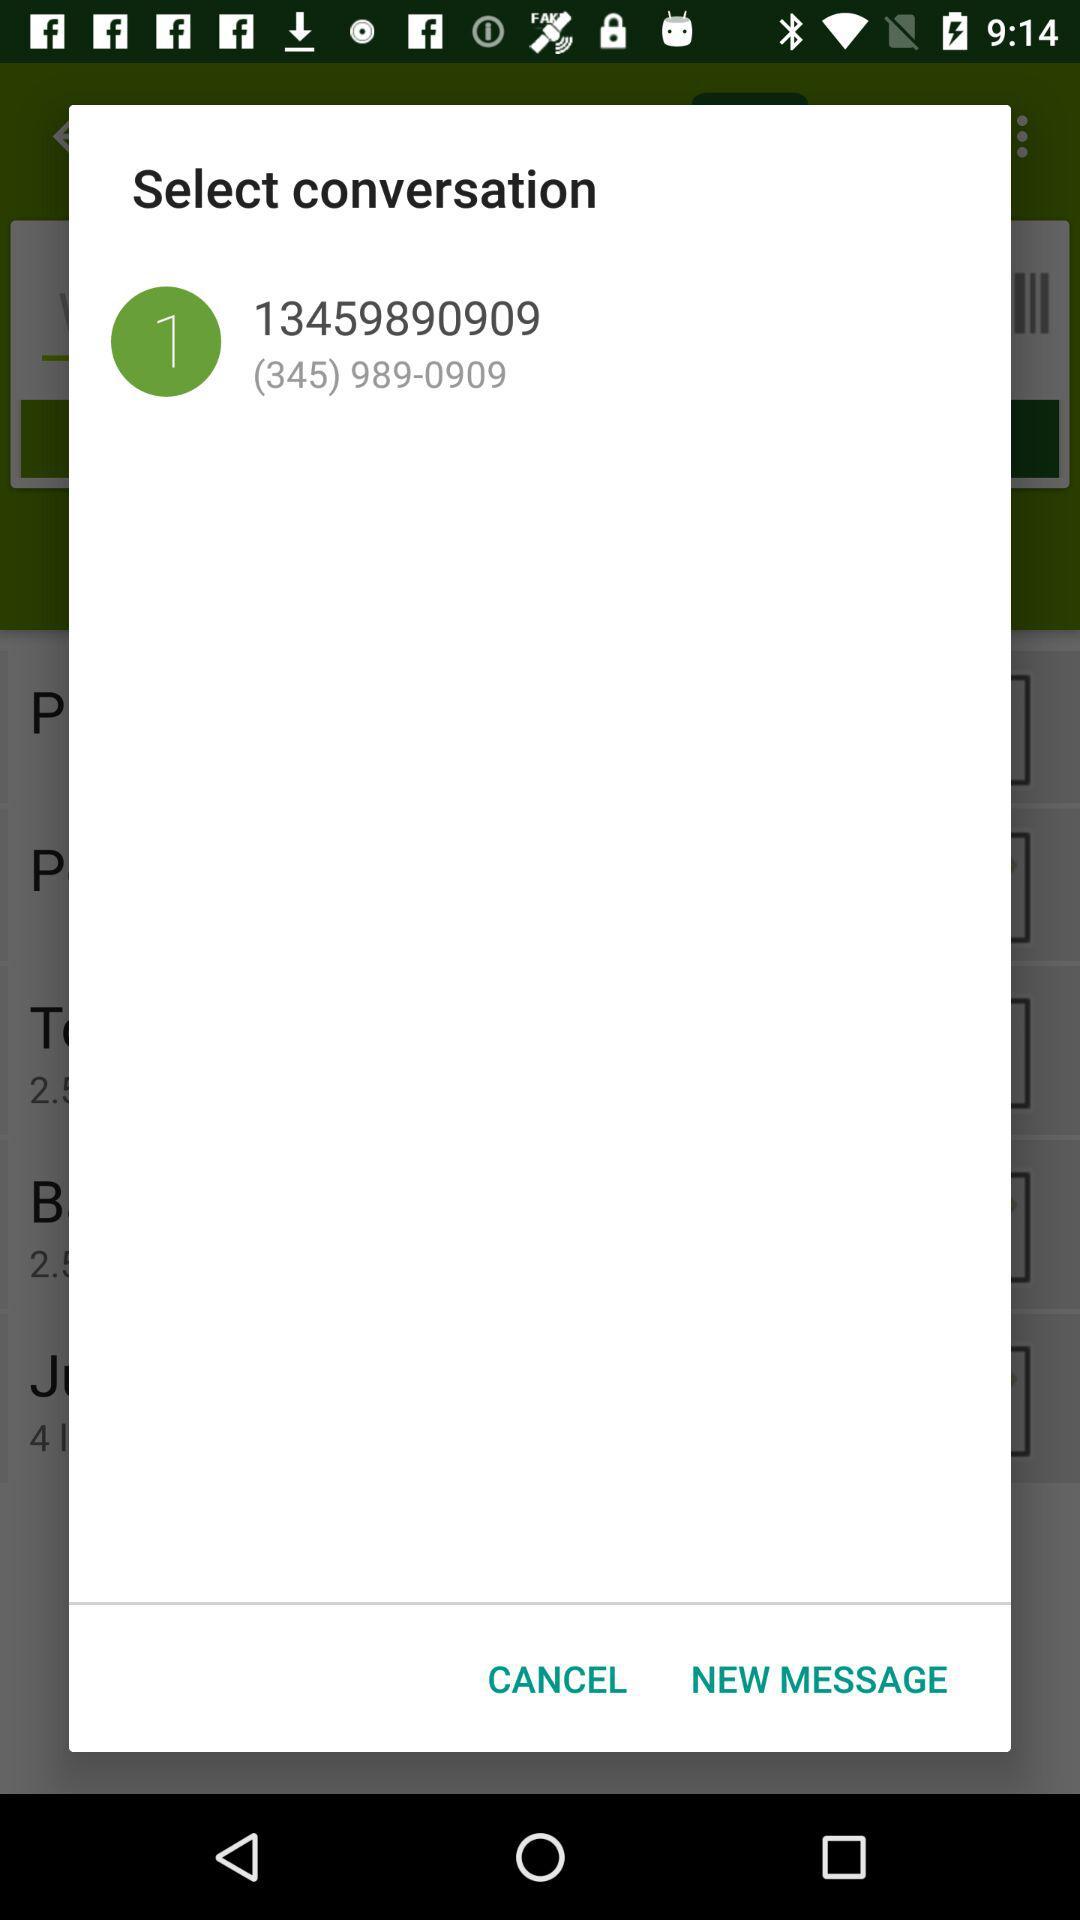 This screenshot has height=1920, width=1080. I want to click on icon next to cancel button, so click(819, 1678).